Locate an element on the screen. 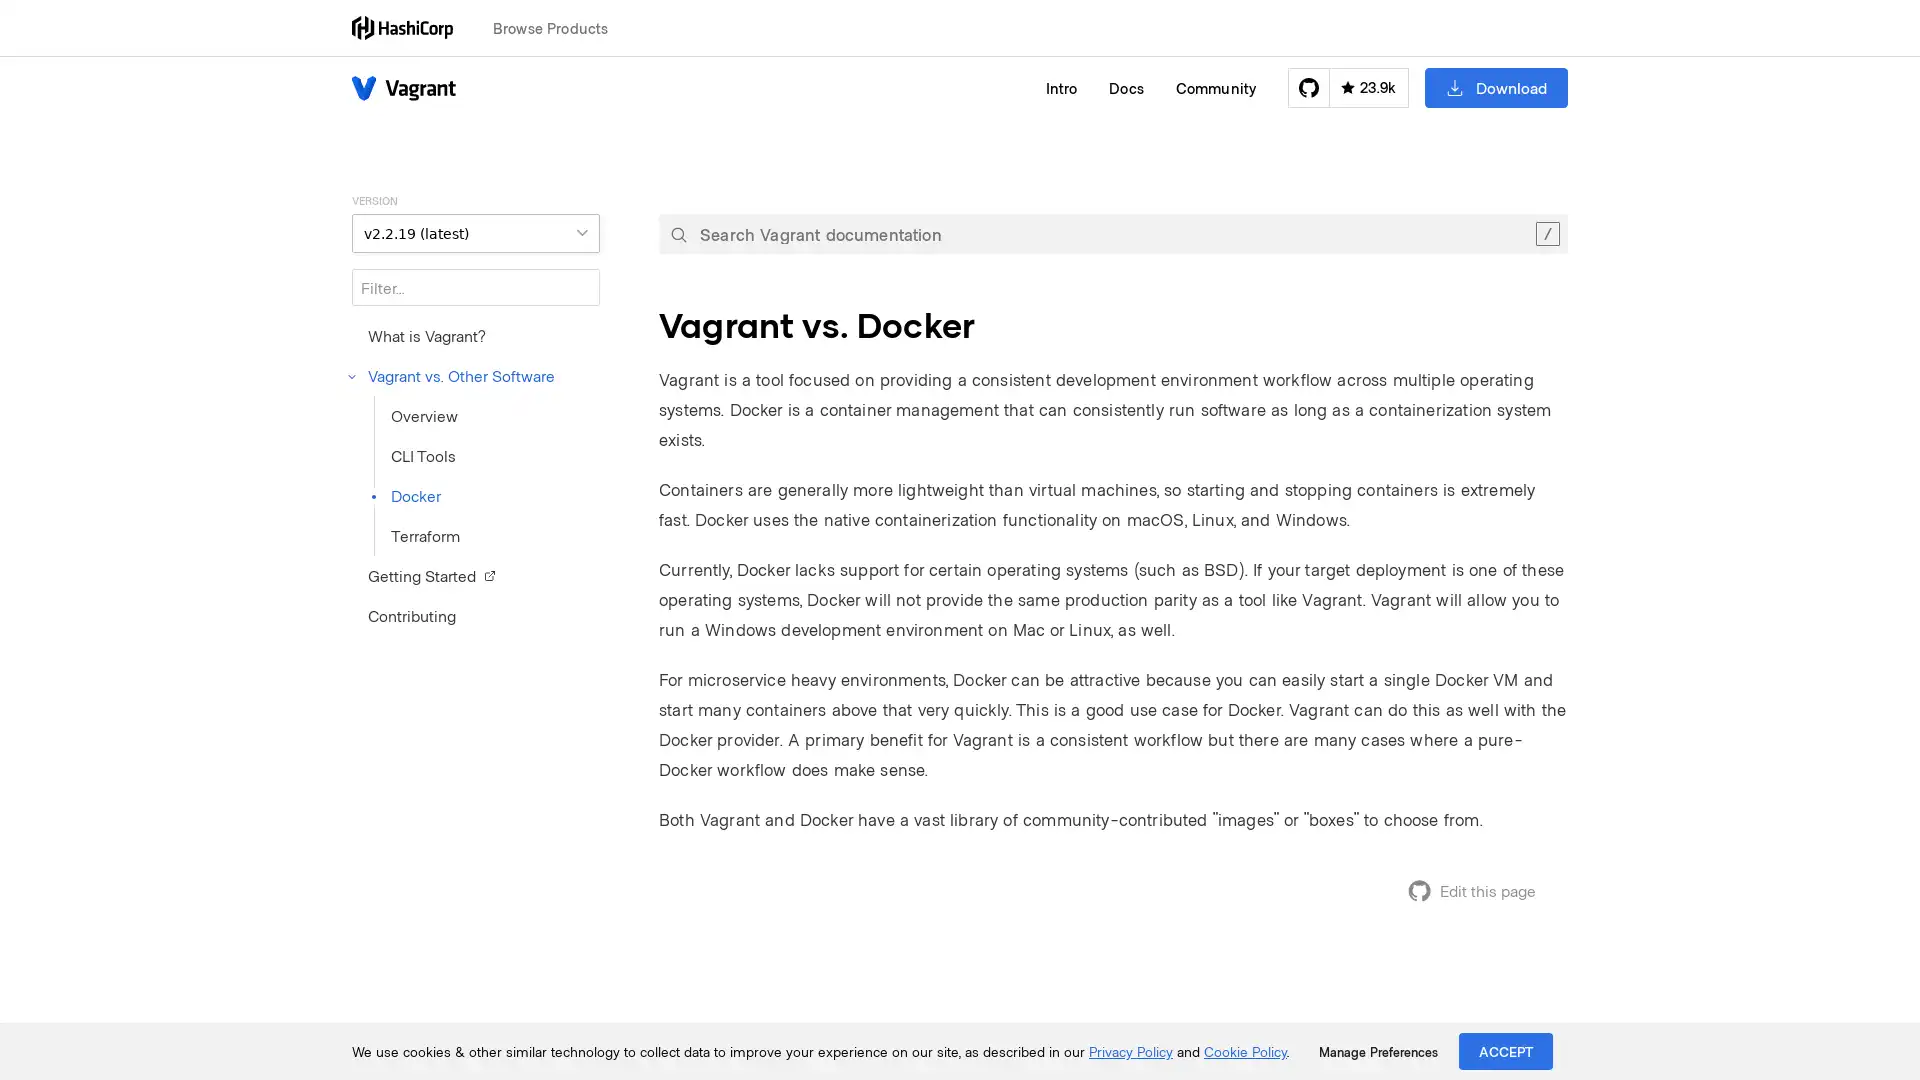 Image resolution: width=1920 pixels, height=1080 pixels. ACCEPT is located at coordinates (1506, 1050).